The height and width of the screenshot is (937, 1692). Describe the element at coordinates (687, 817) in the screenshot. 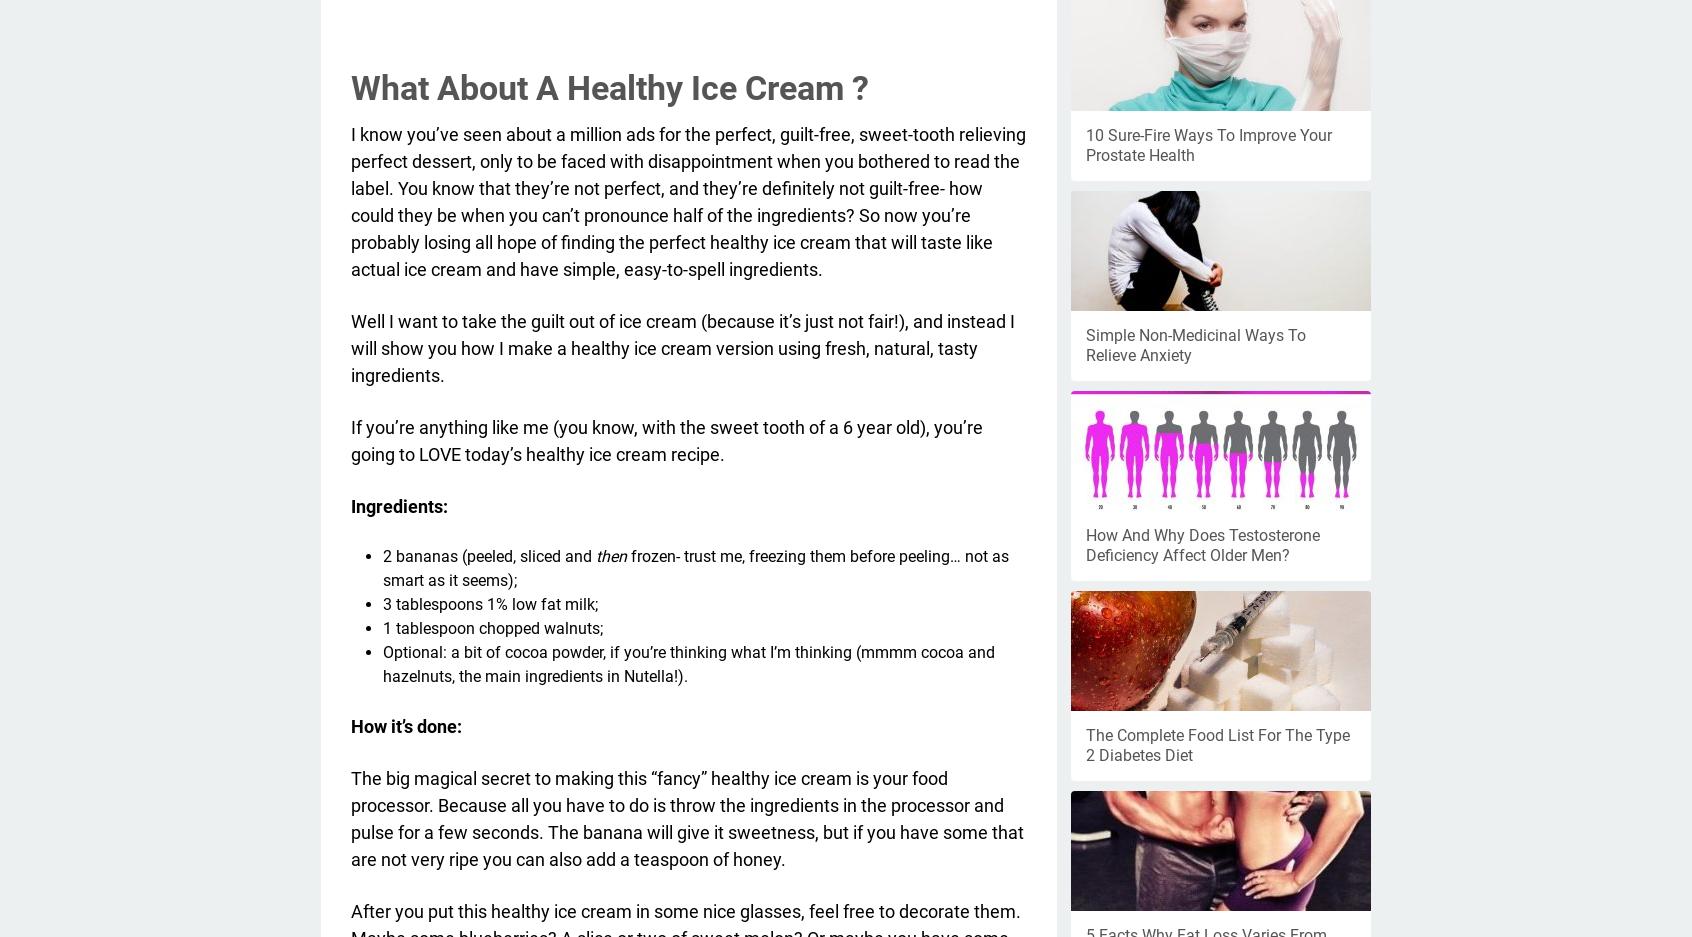

I see `'The big magical secret to making this “fancy” healthy ice cream is your food processor. Because all you have to do is throw the ingredients in the processor and pulse for a few seconds. The banana will give it sweetness, but if you have some that are not very ripe you can also add a teaspoon of honey.'` at that location.